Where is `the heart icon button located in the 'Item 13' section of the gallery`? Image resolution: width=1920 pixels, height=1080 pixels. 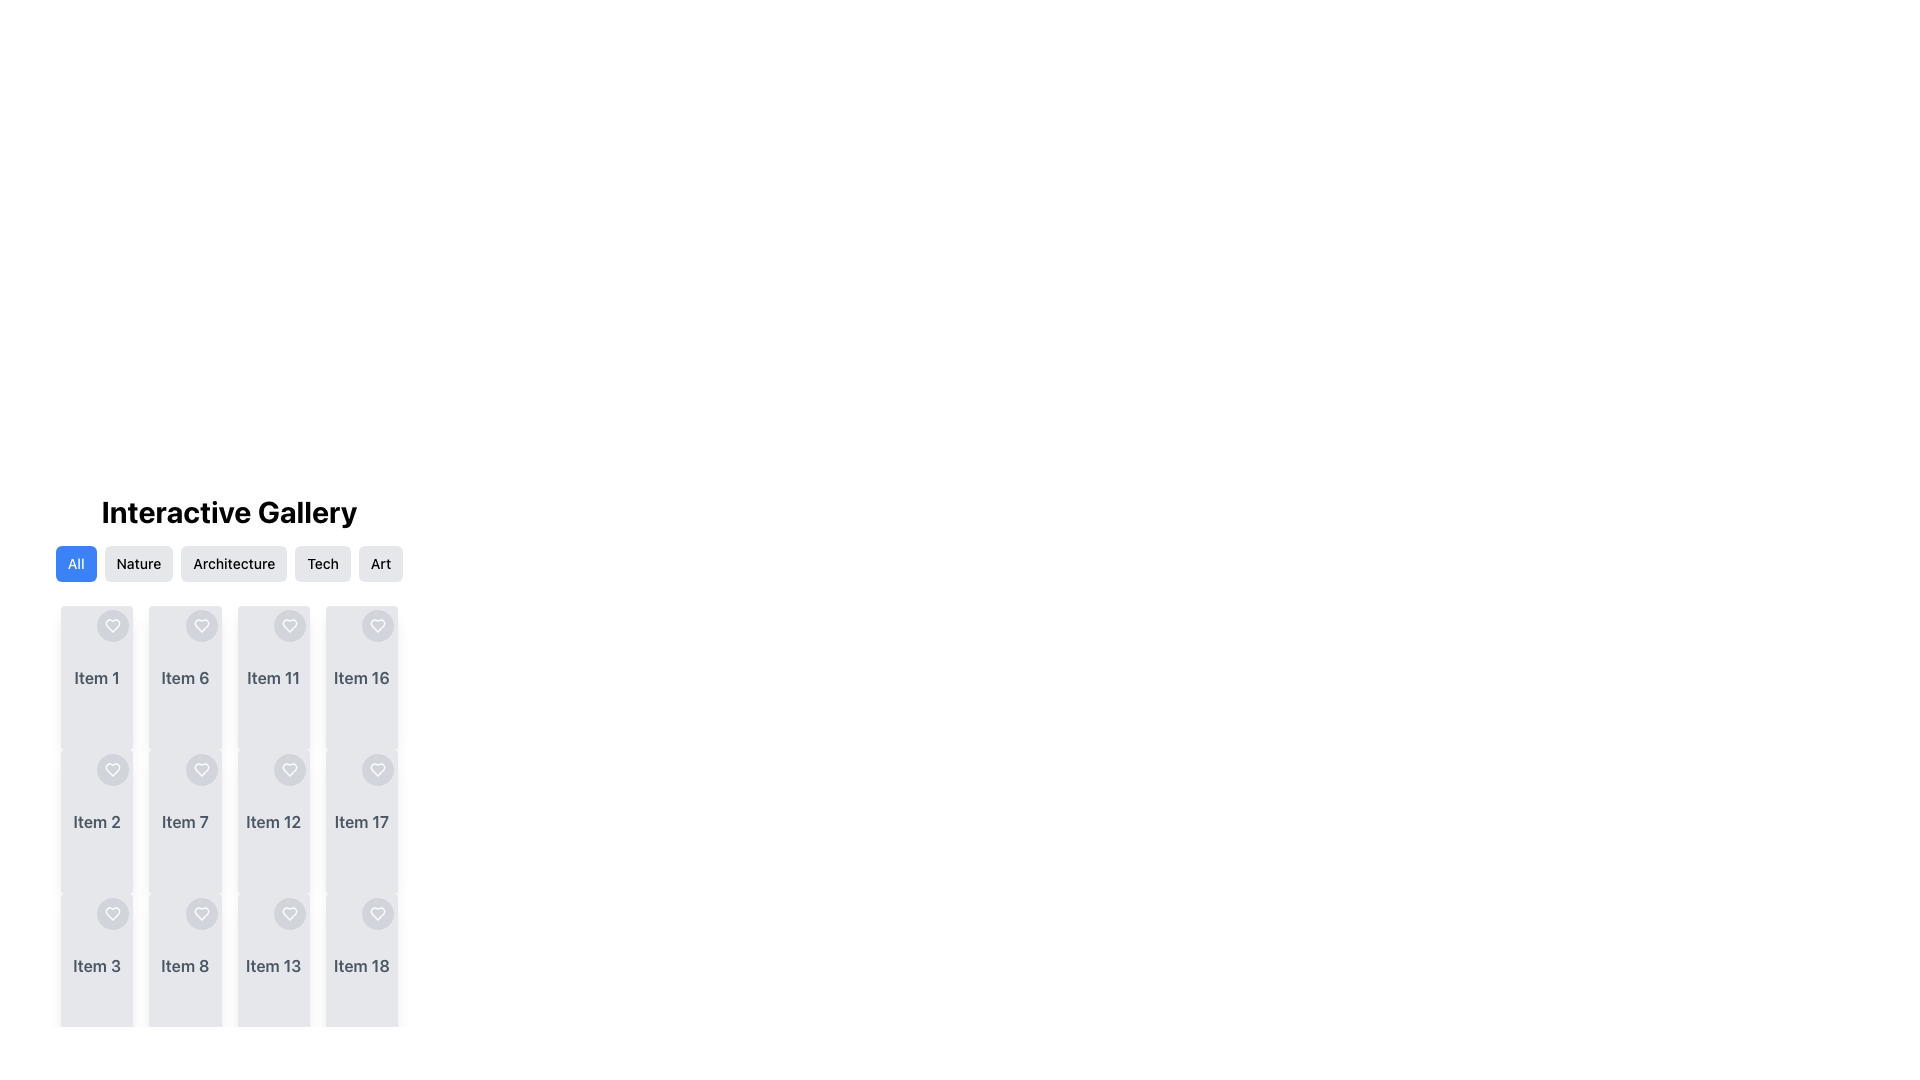
the heart icon button located in the 'Item 13' section of the gallery is located at coordinates (288, 914).